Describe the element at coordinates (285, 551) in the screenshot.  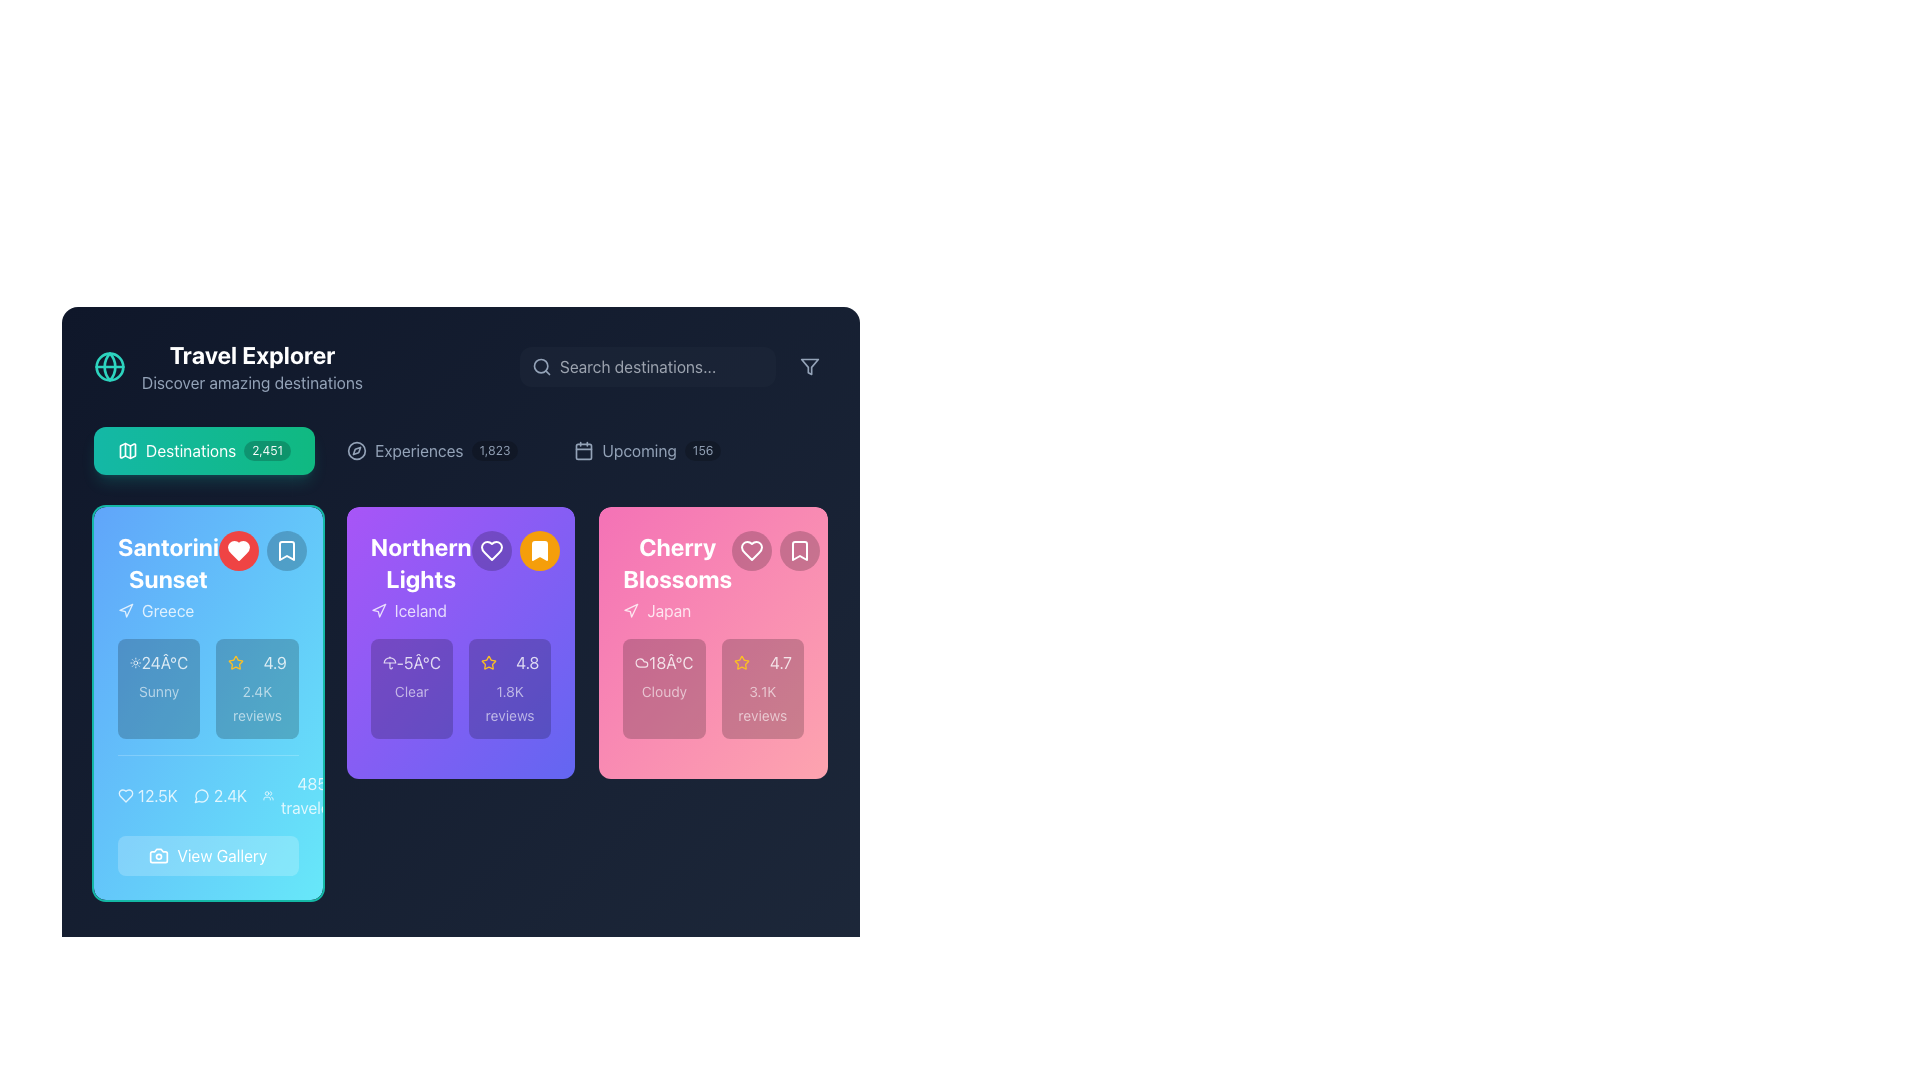
I see `the bookmark IconButton located in the top-right corner of the 'Santorini Sunset' card` at that location.